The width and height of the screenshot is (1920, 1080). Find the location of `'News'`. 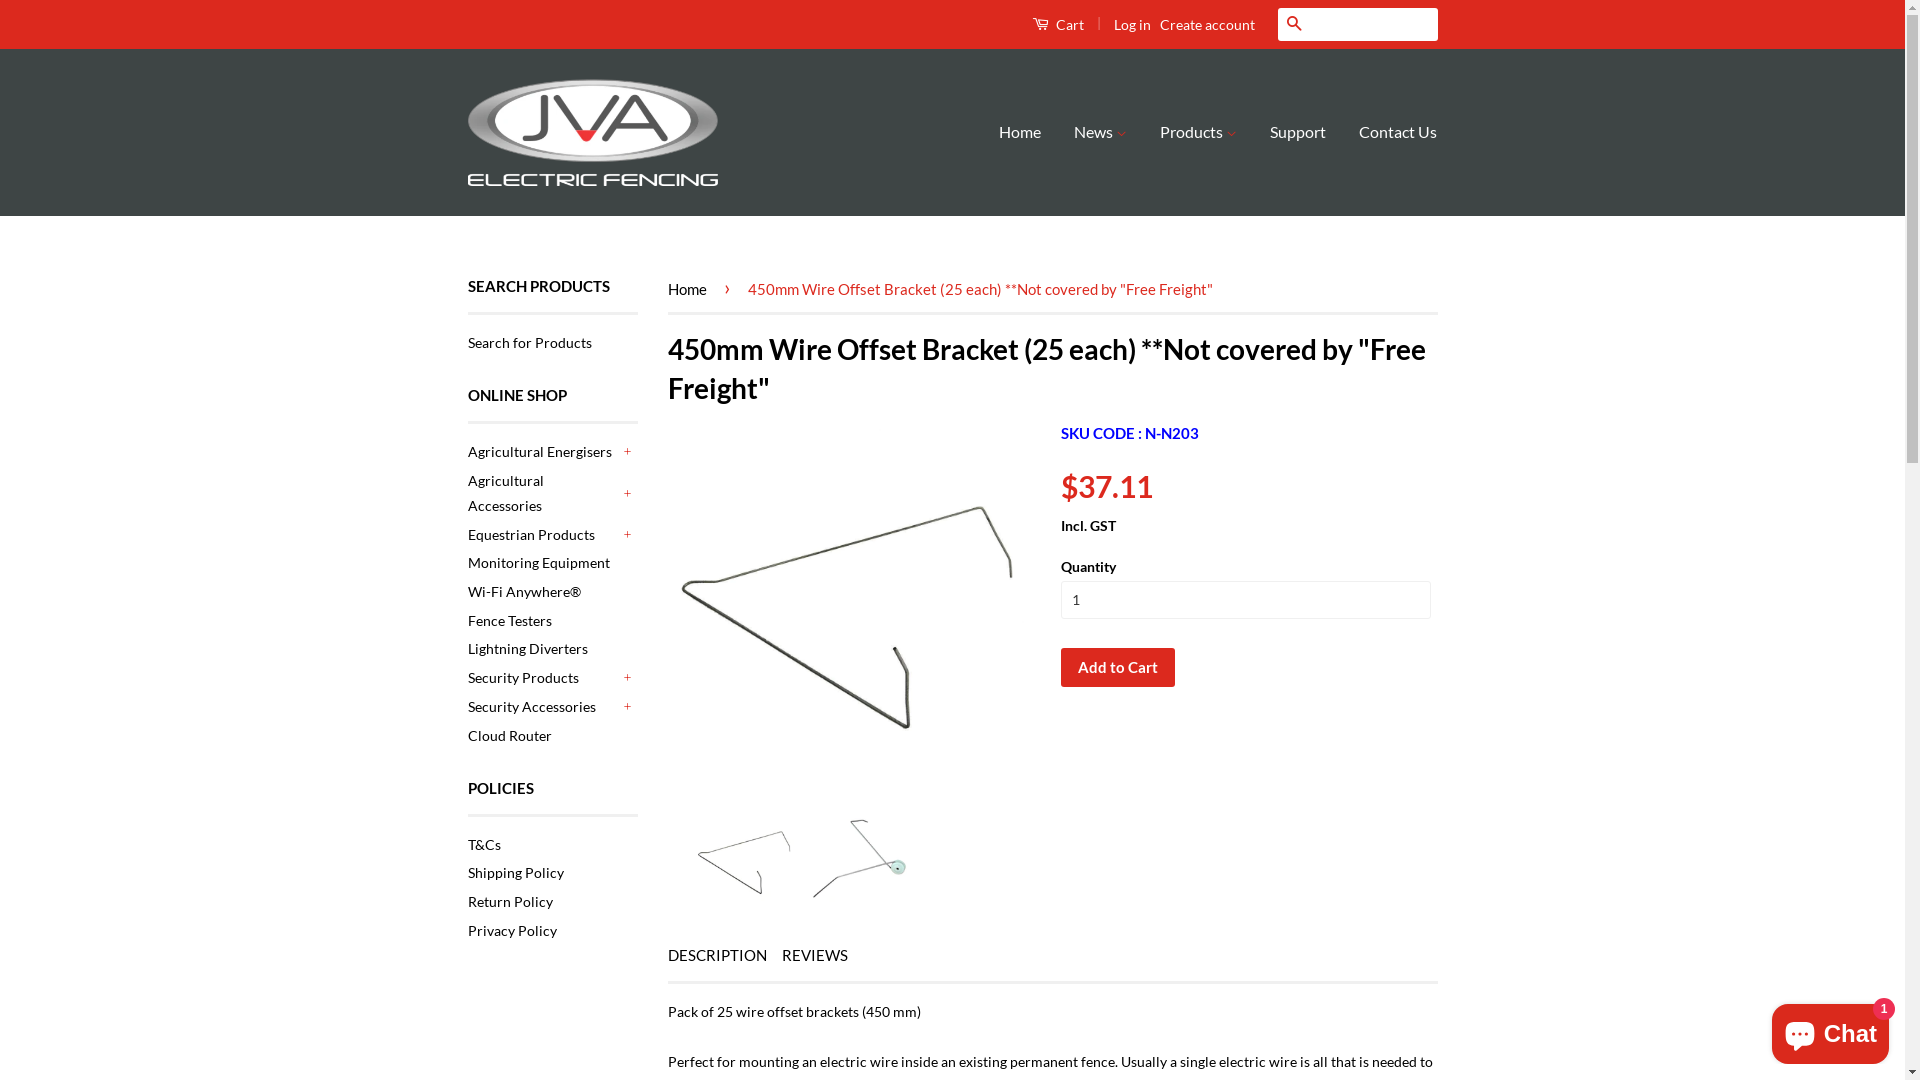

'News' is located at coordinates (1099, 132).